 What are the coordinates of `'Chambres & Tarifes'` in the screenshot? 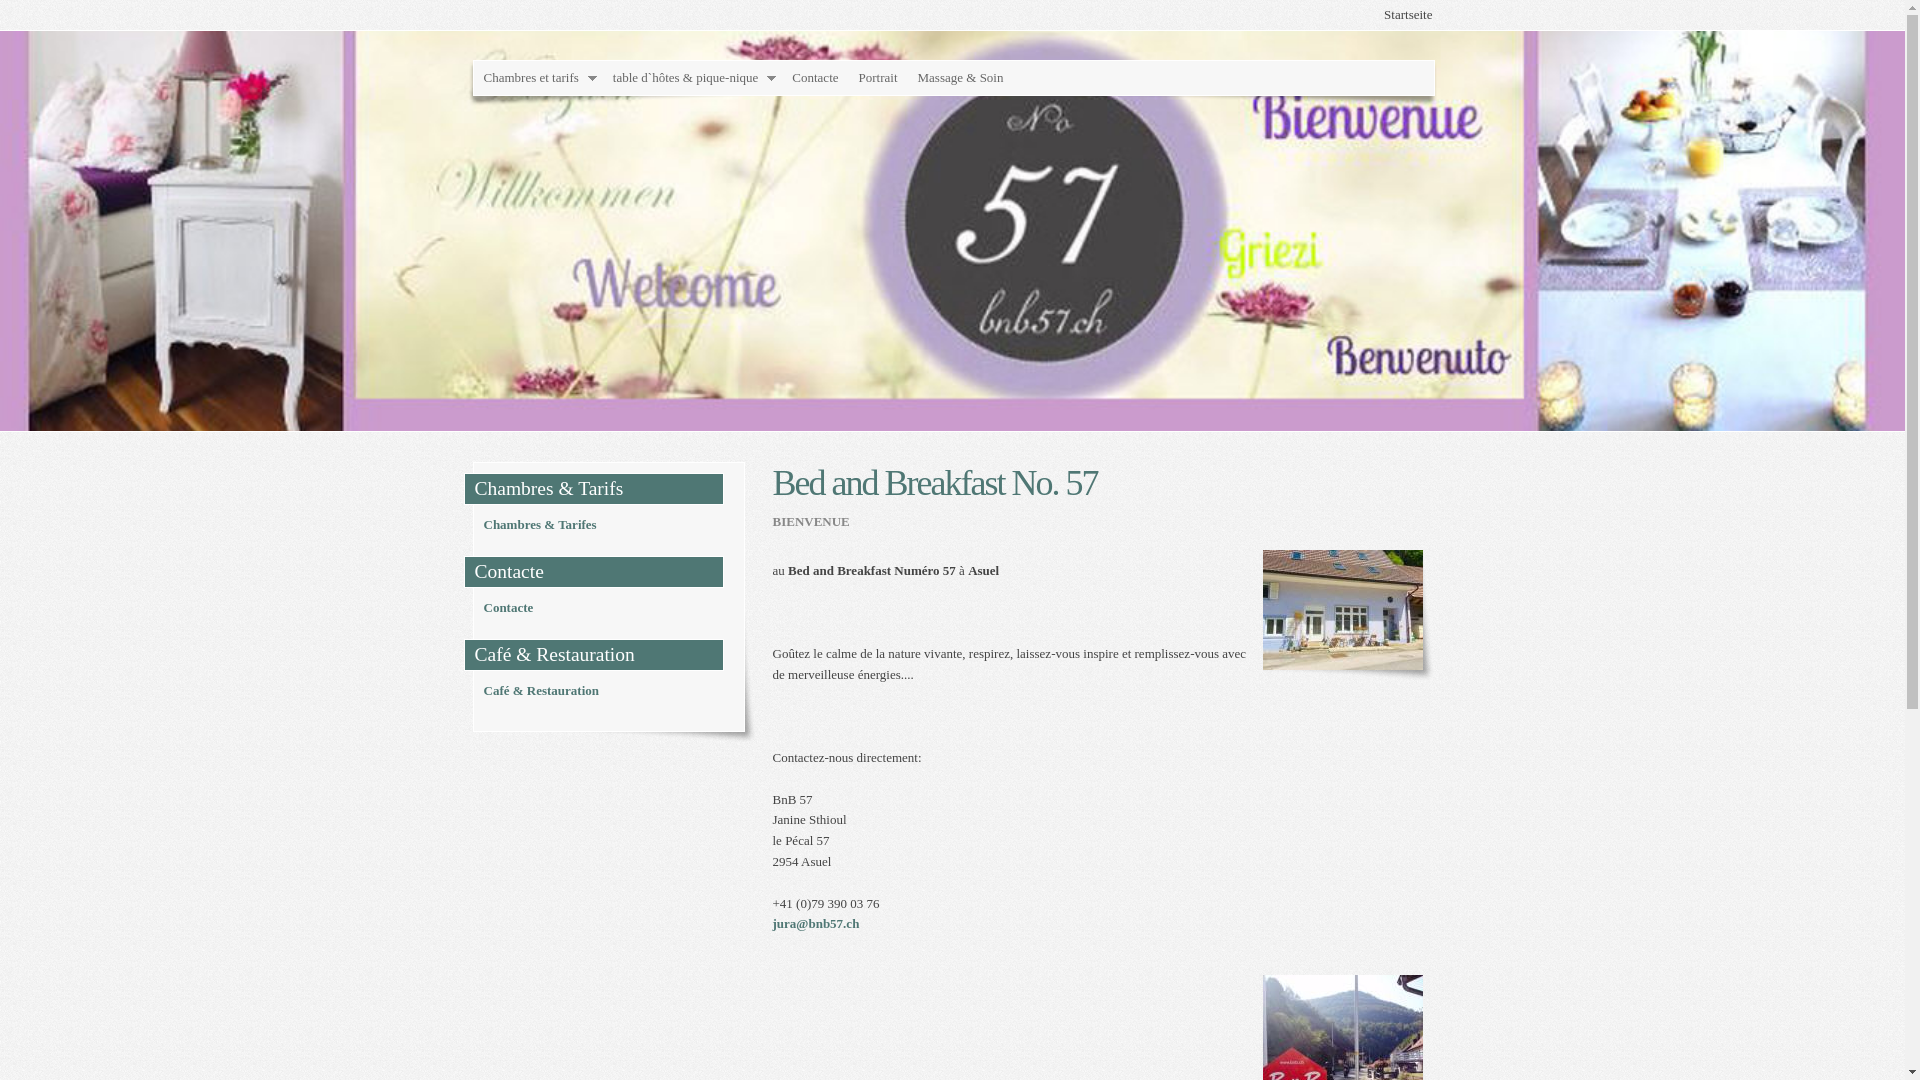 It's located at (540, 523).